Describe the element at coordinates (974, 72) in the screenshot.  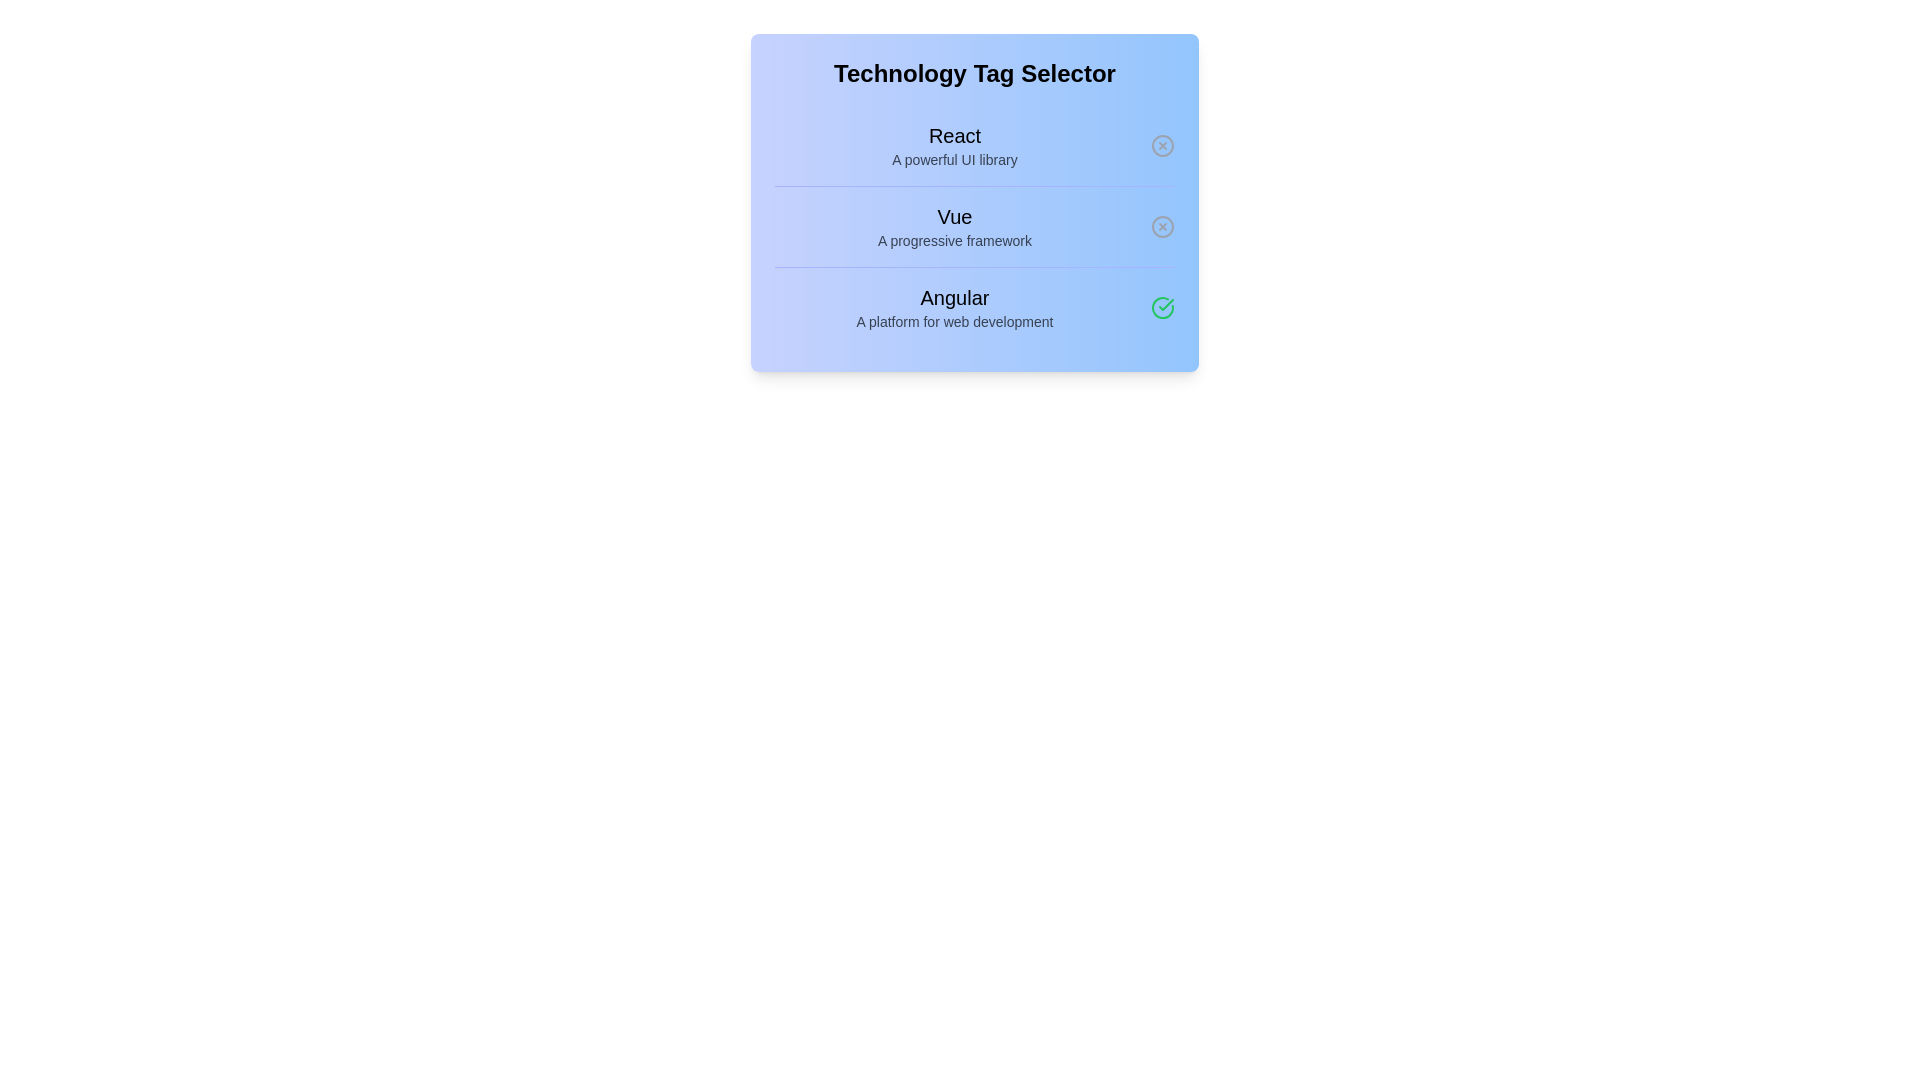
I see `the title of the Technology Tag Selector component` at that location.